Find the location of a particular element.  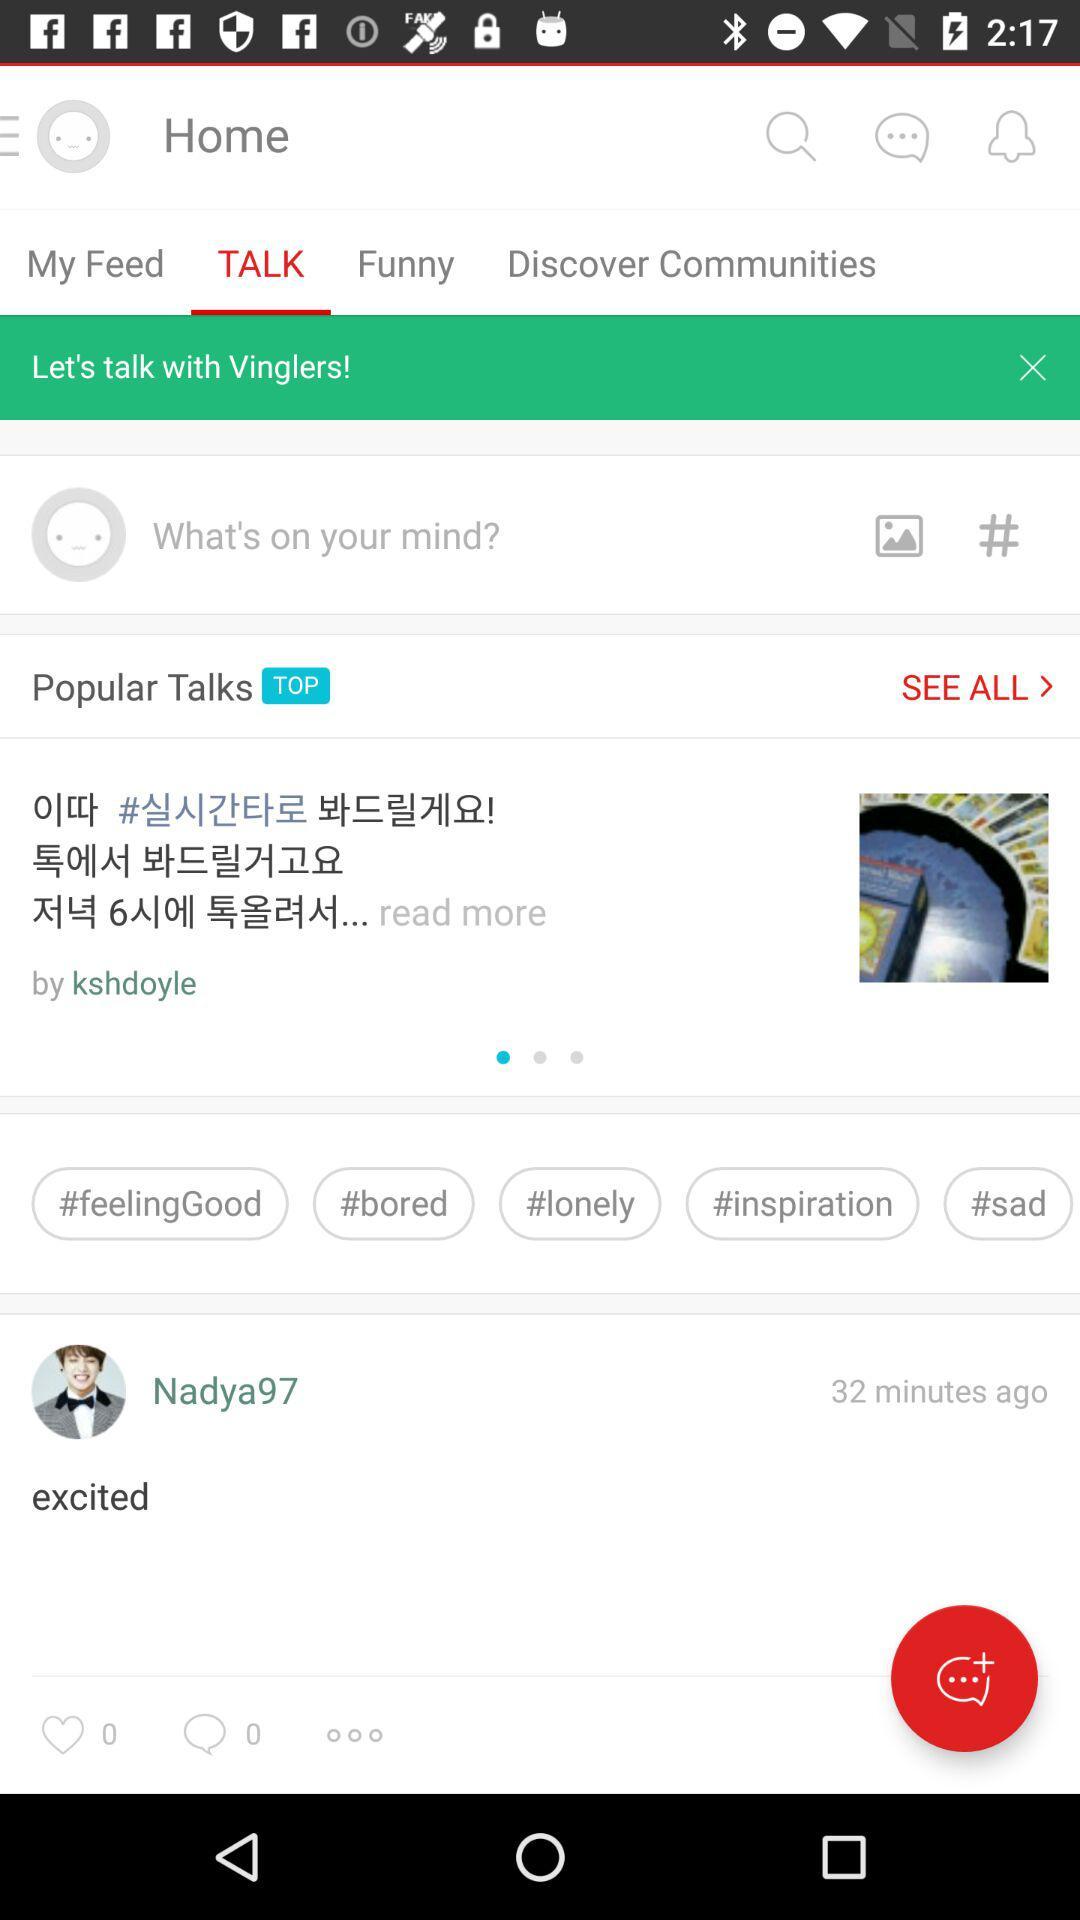

set alarm is located at coordinates (1011, 135).